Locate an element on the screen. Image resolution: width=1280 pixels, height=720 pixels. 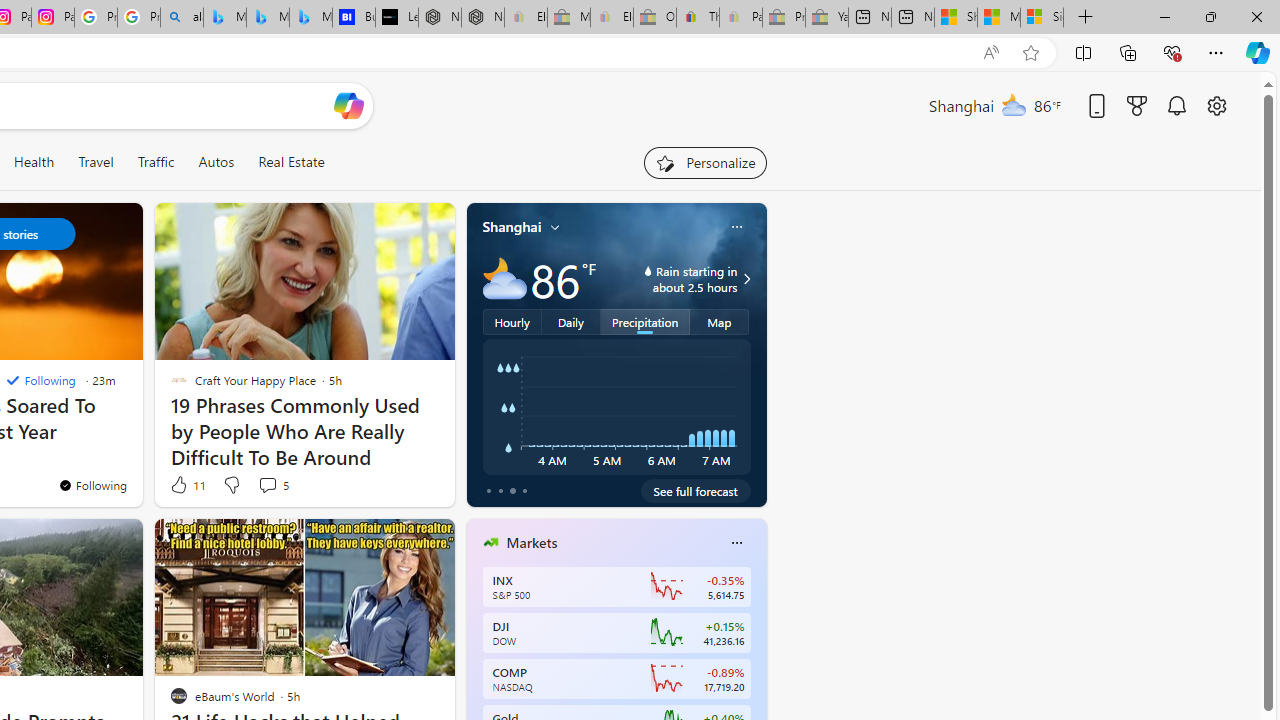
'Microsoft Bing Travel - Shangri-La Hotel Bangkok' is located at coordinates (310, 17).